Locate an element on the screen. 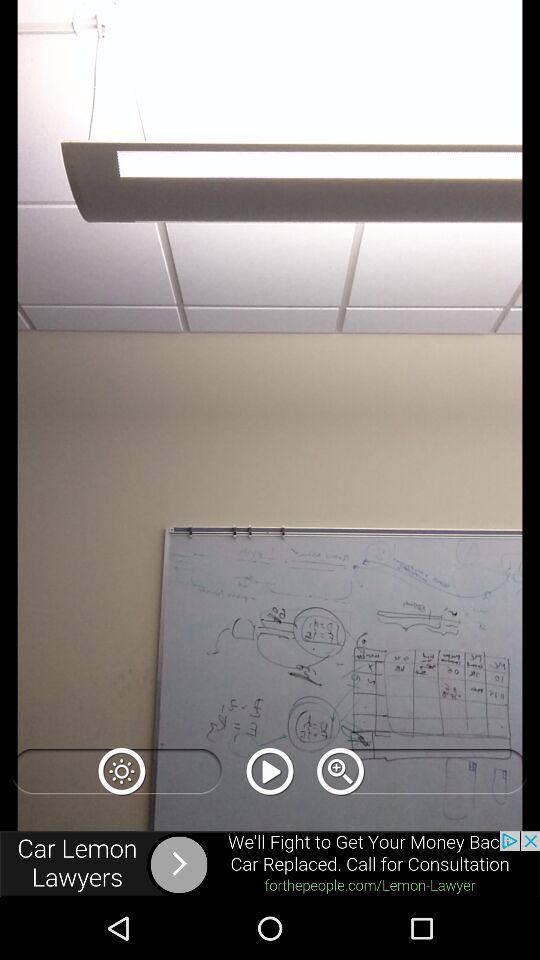 Image resolution: width=540 pixels, height=960 pixels. advertisement link is located at coordinates (270, 863).